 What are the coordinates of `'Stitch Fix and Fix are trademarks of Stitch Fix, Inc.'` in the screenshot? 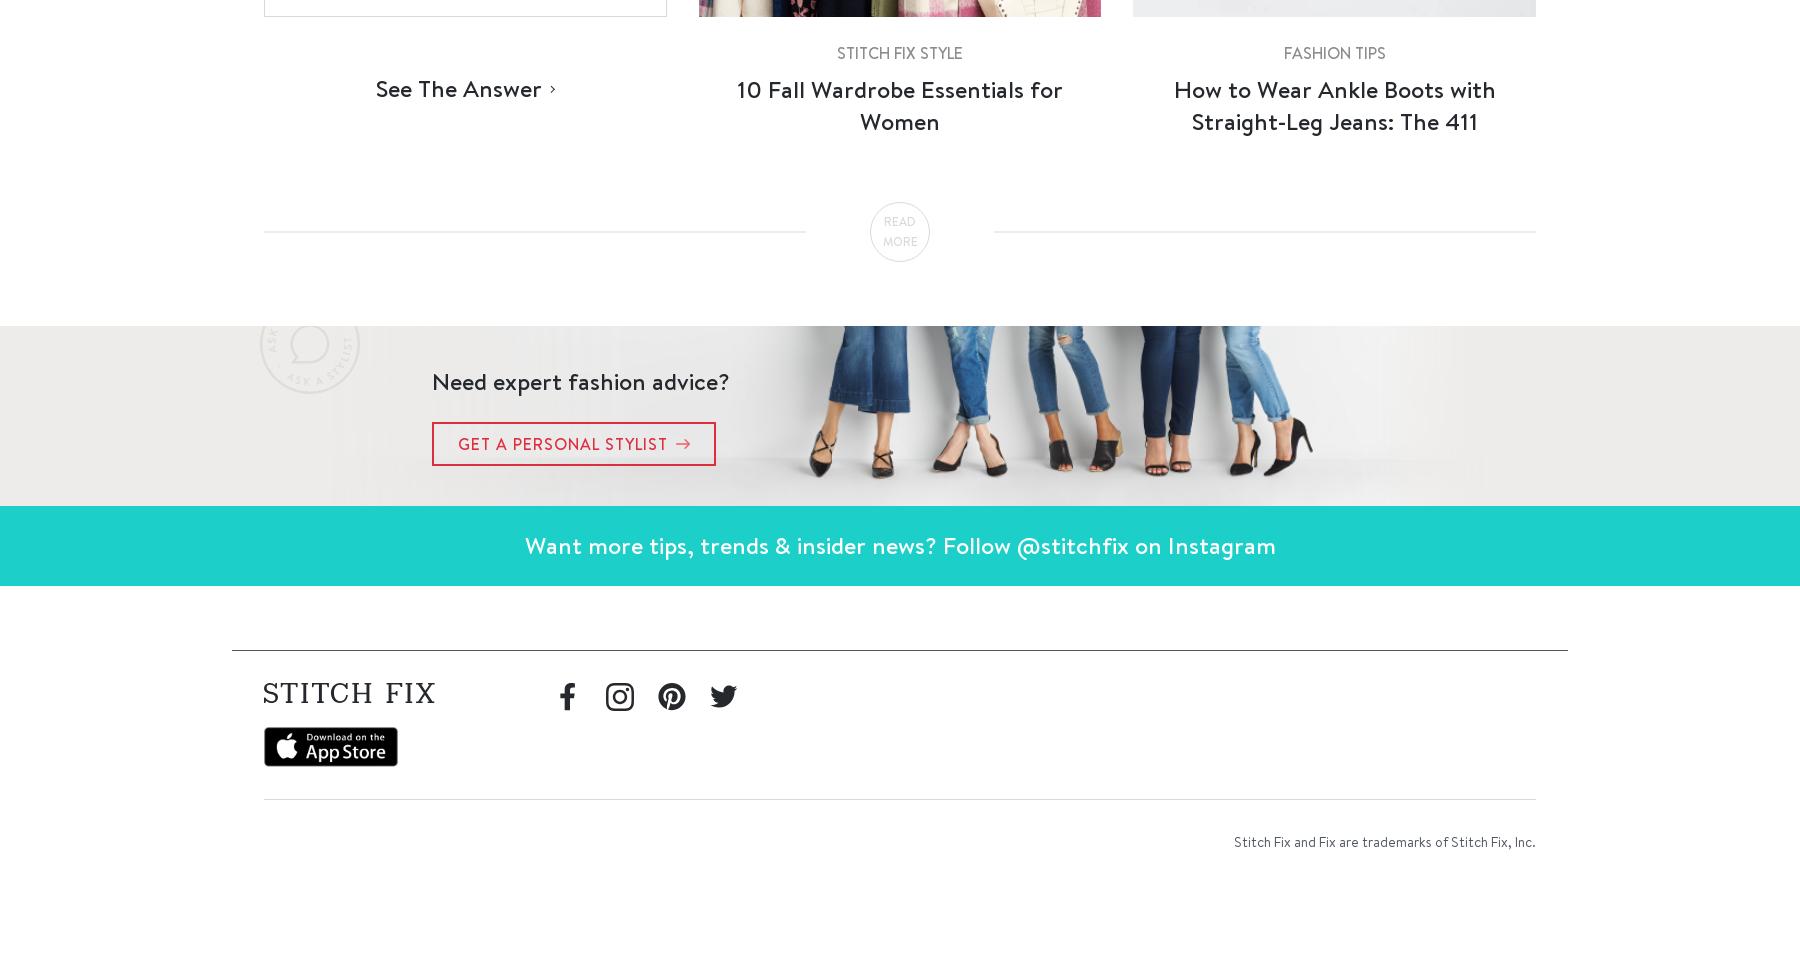 It's located at (1233, 839).